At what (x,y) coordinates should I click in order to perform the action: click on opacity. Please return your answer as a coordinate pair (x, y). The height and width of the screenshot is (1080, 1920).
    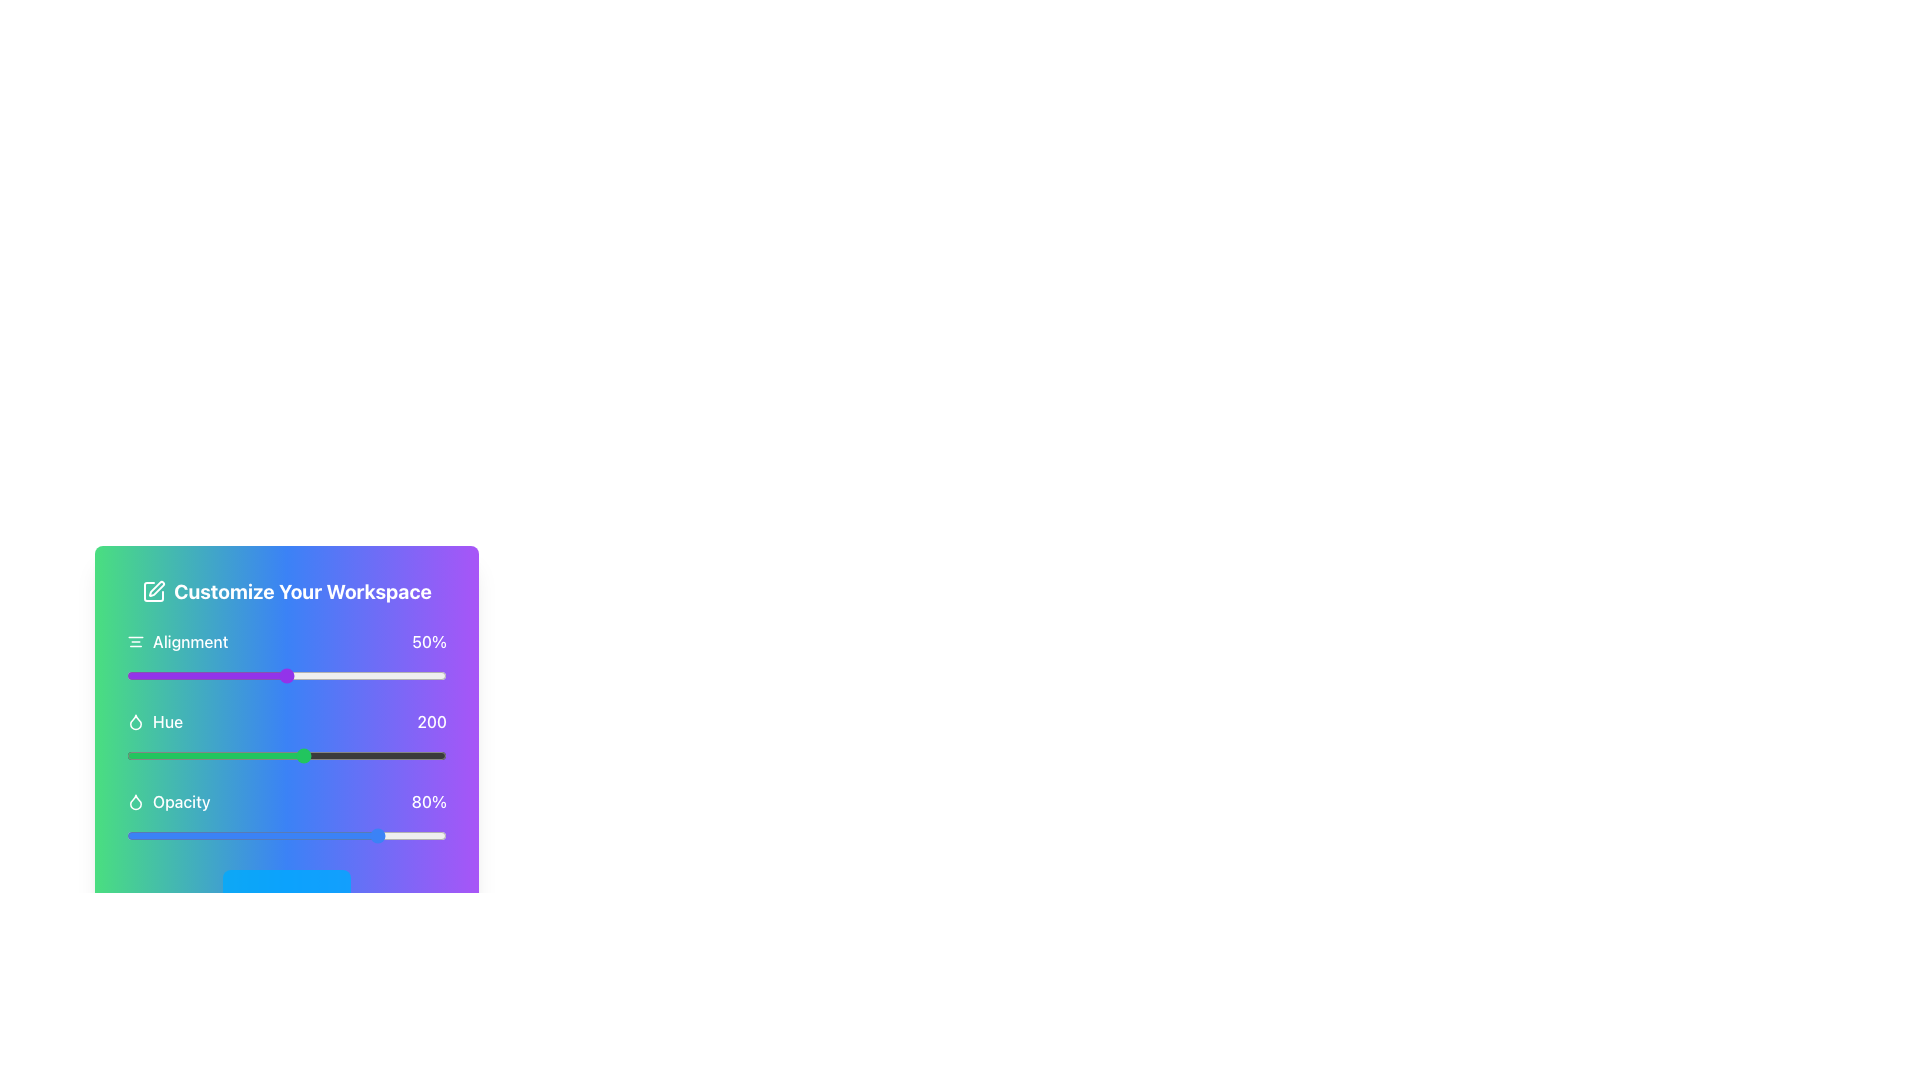
    Looking at the image, I should click on (311, 836).